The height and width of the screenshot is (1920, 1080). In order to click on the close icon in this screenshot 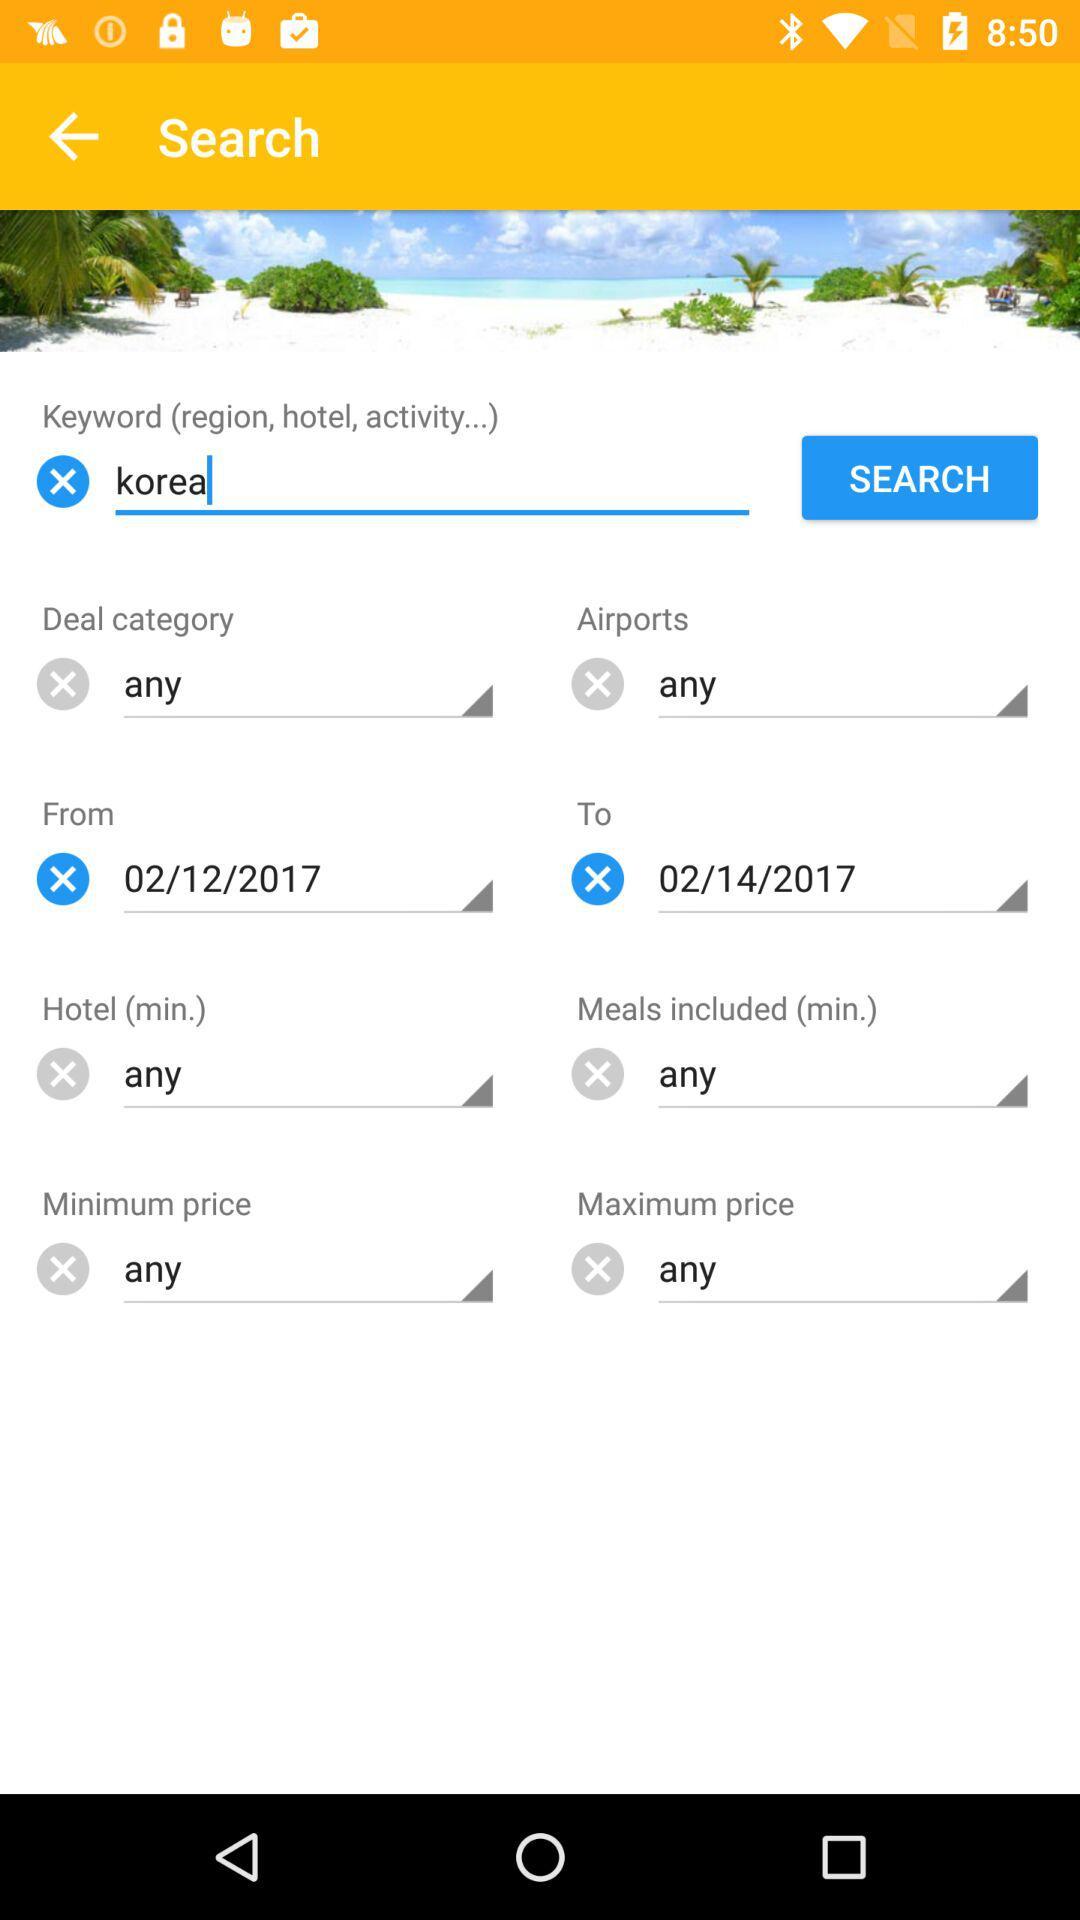, I will do `click(61, 684)`.